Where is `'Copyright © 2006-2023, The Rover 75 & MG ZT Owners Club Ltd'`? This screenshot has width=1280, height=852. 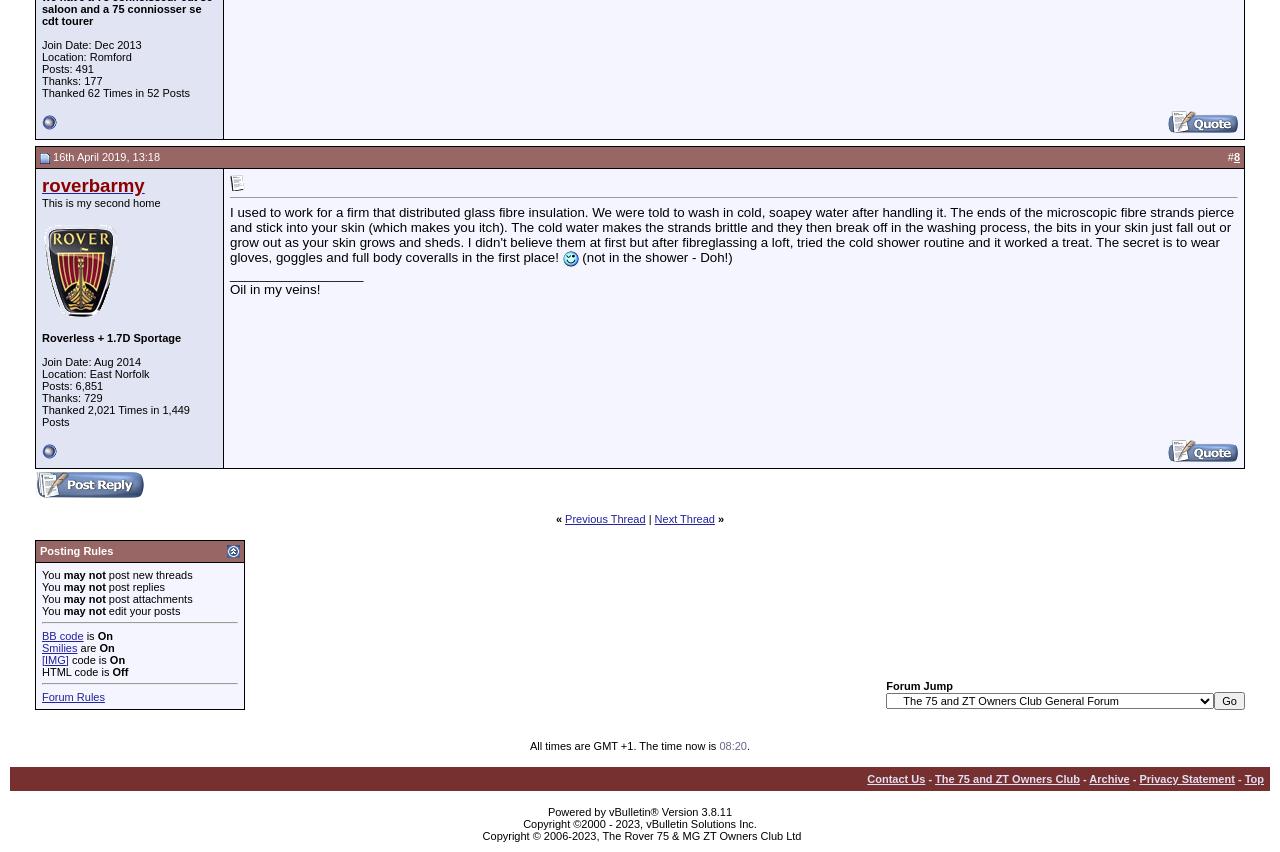 'Copyright © 2006-2023, The Rover 75 & MG ZT Owners Club Ltd' is located at coordinates (641, 834).